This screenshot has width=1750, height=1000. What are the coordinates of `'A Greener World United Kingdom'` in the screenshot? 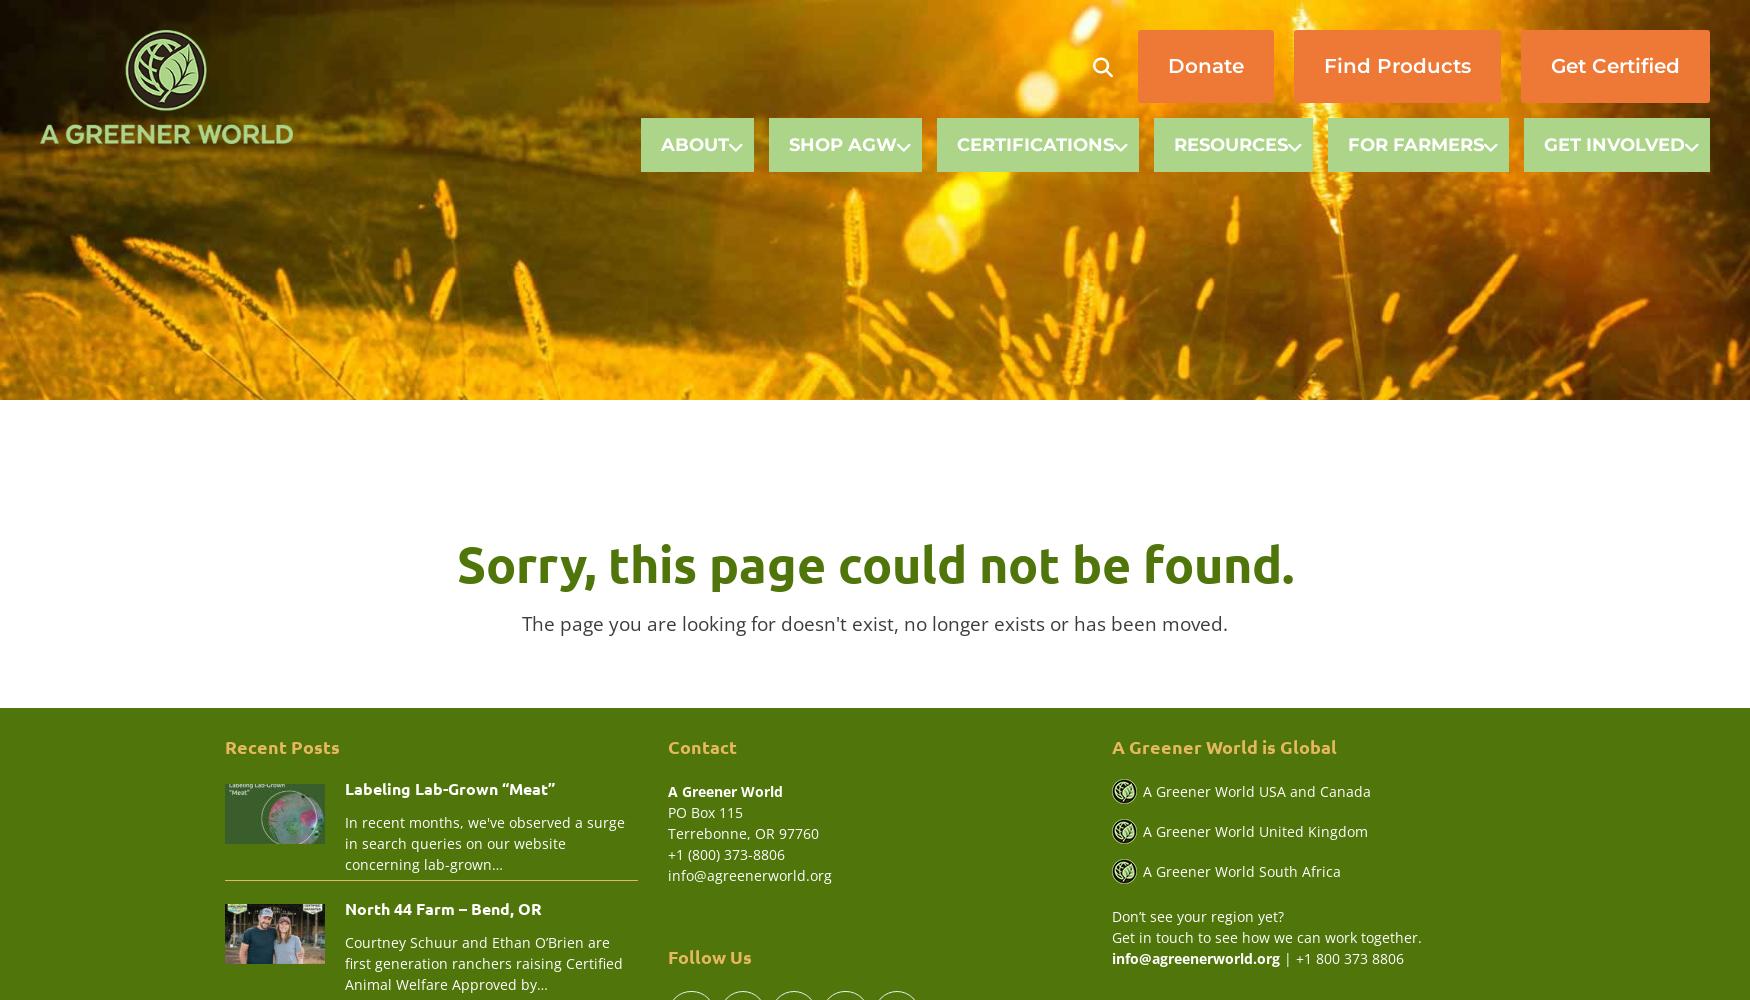 It's located at (1253, 829).